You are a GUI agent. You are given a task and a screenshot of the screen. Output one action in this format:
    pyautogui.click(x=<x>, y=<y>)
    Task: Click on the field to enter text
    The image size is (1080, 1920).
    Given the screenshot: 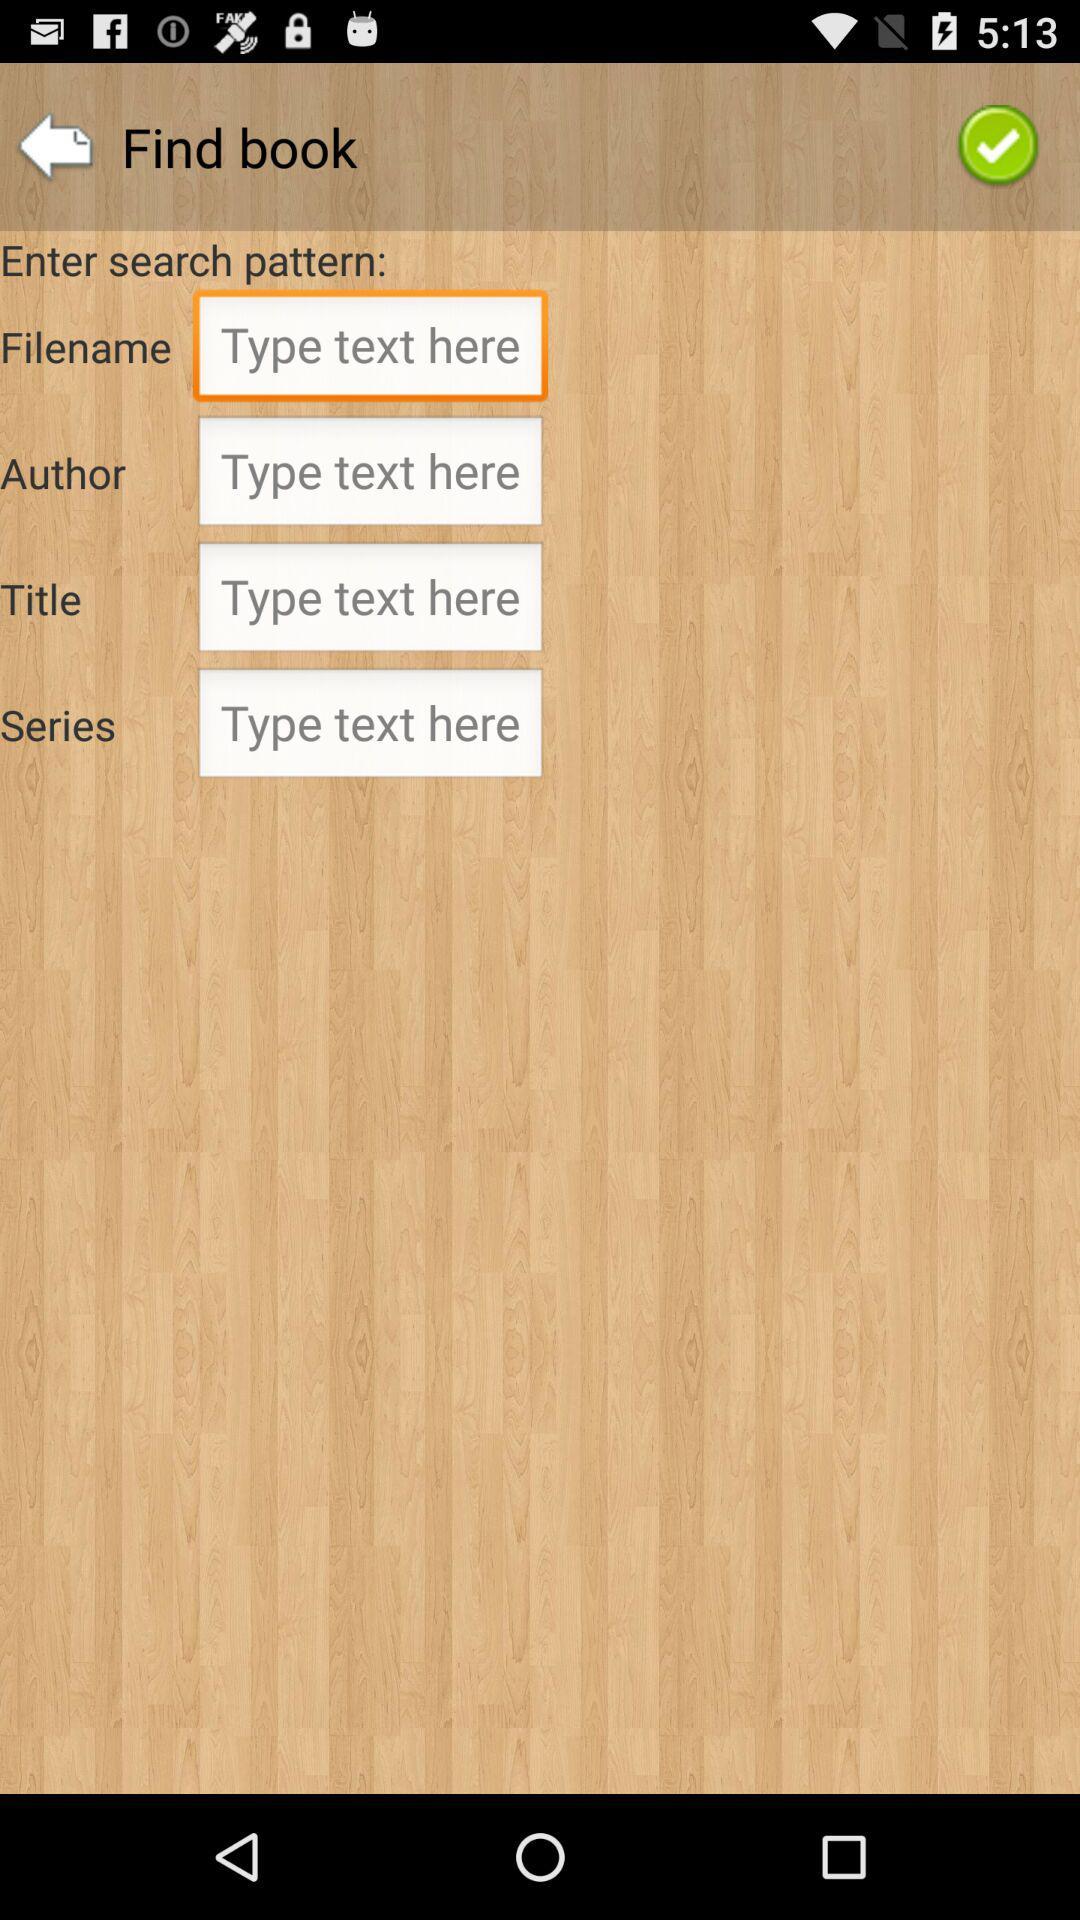 What is the action you would take?
    pyautogui.click(x=370, y=602)
    